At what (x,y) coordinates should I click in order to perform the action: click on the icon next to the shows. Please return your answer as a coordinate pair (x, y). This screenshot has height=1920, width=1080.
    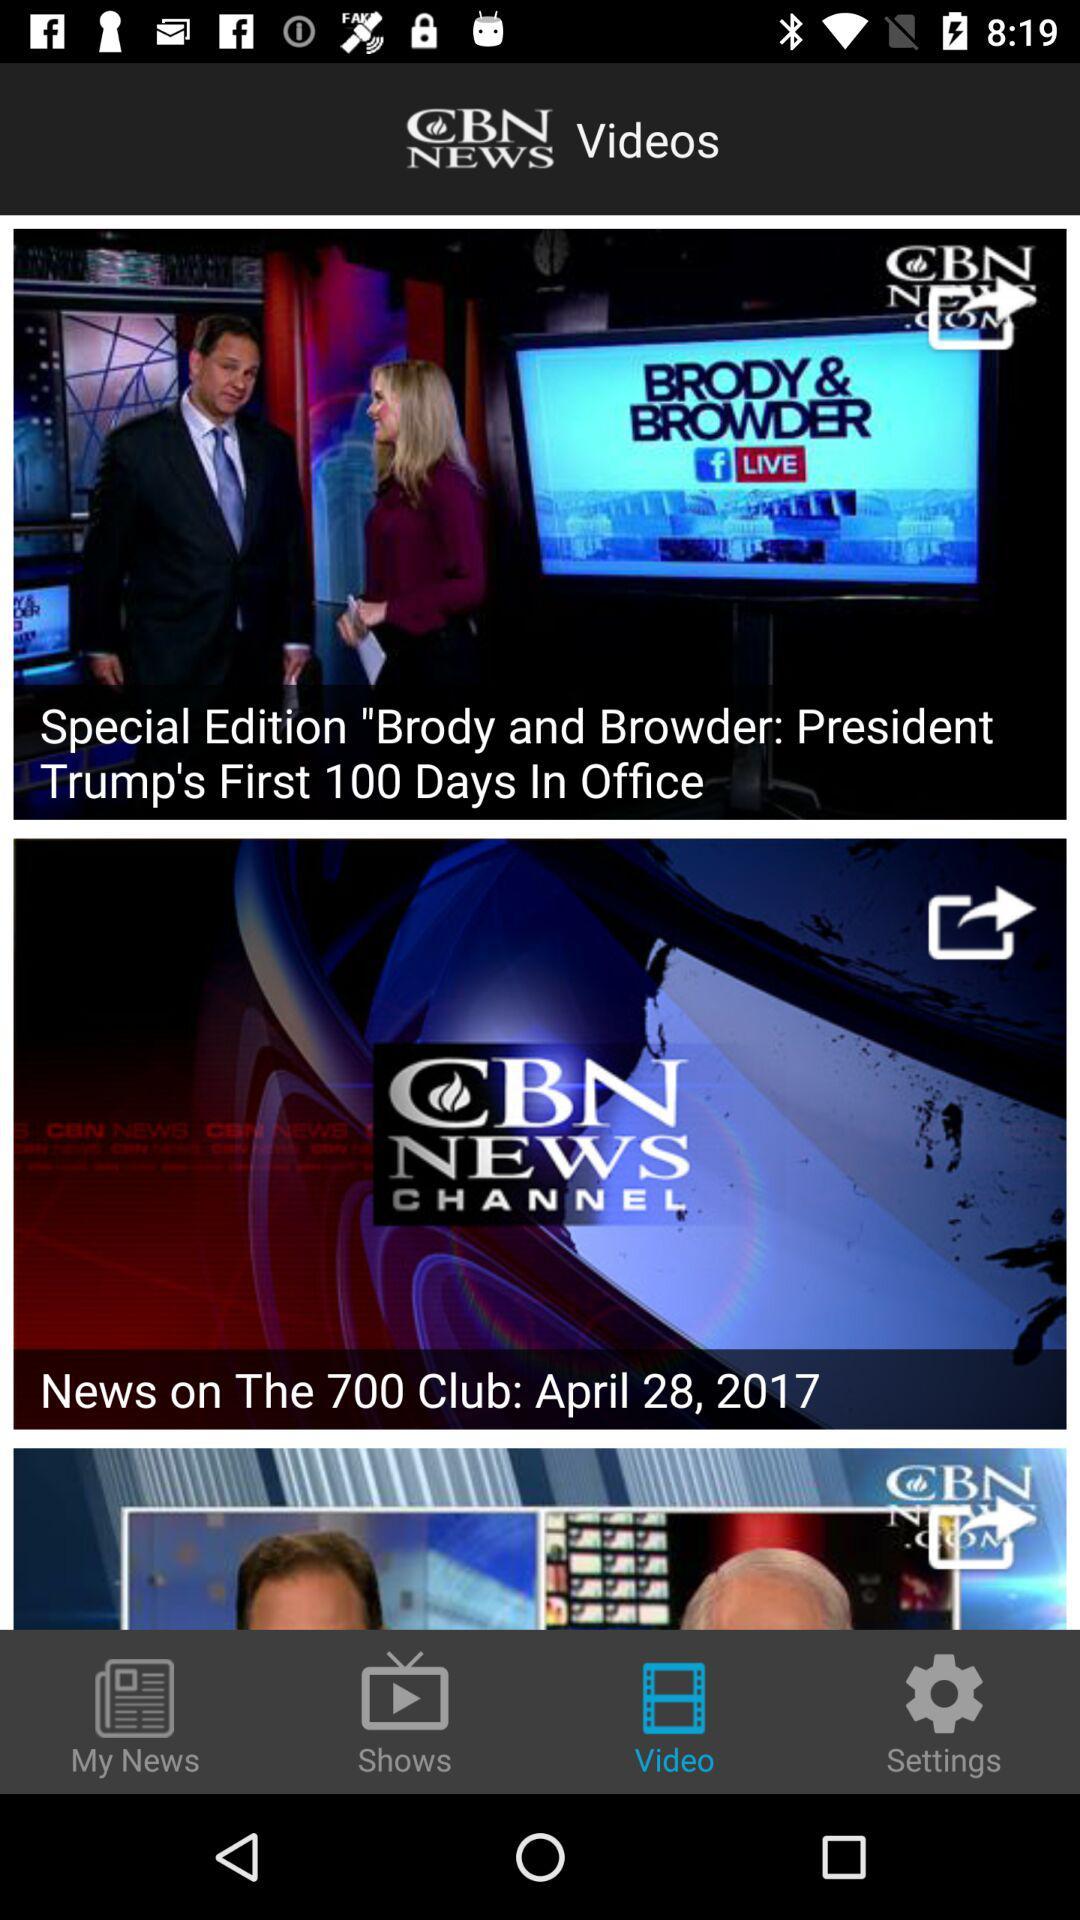
    Looking at the image, I should click on (135, 1718).